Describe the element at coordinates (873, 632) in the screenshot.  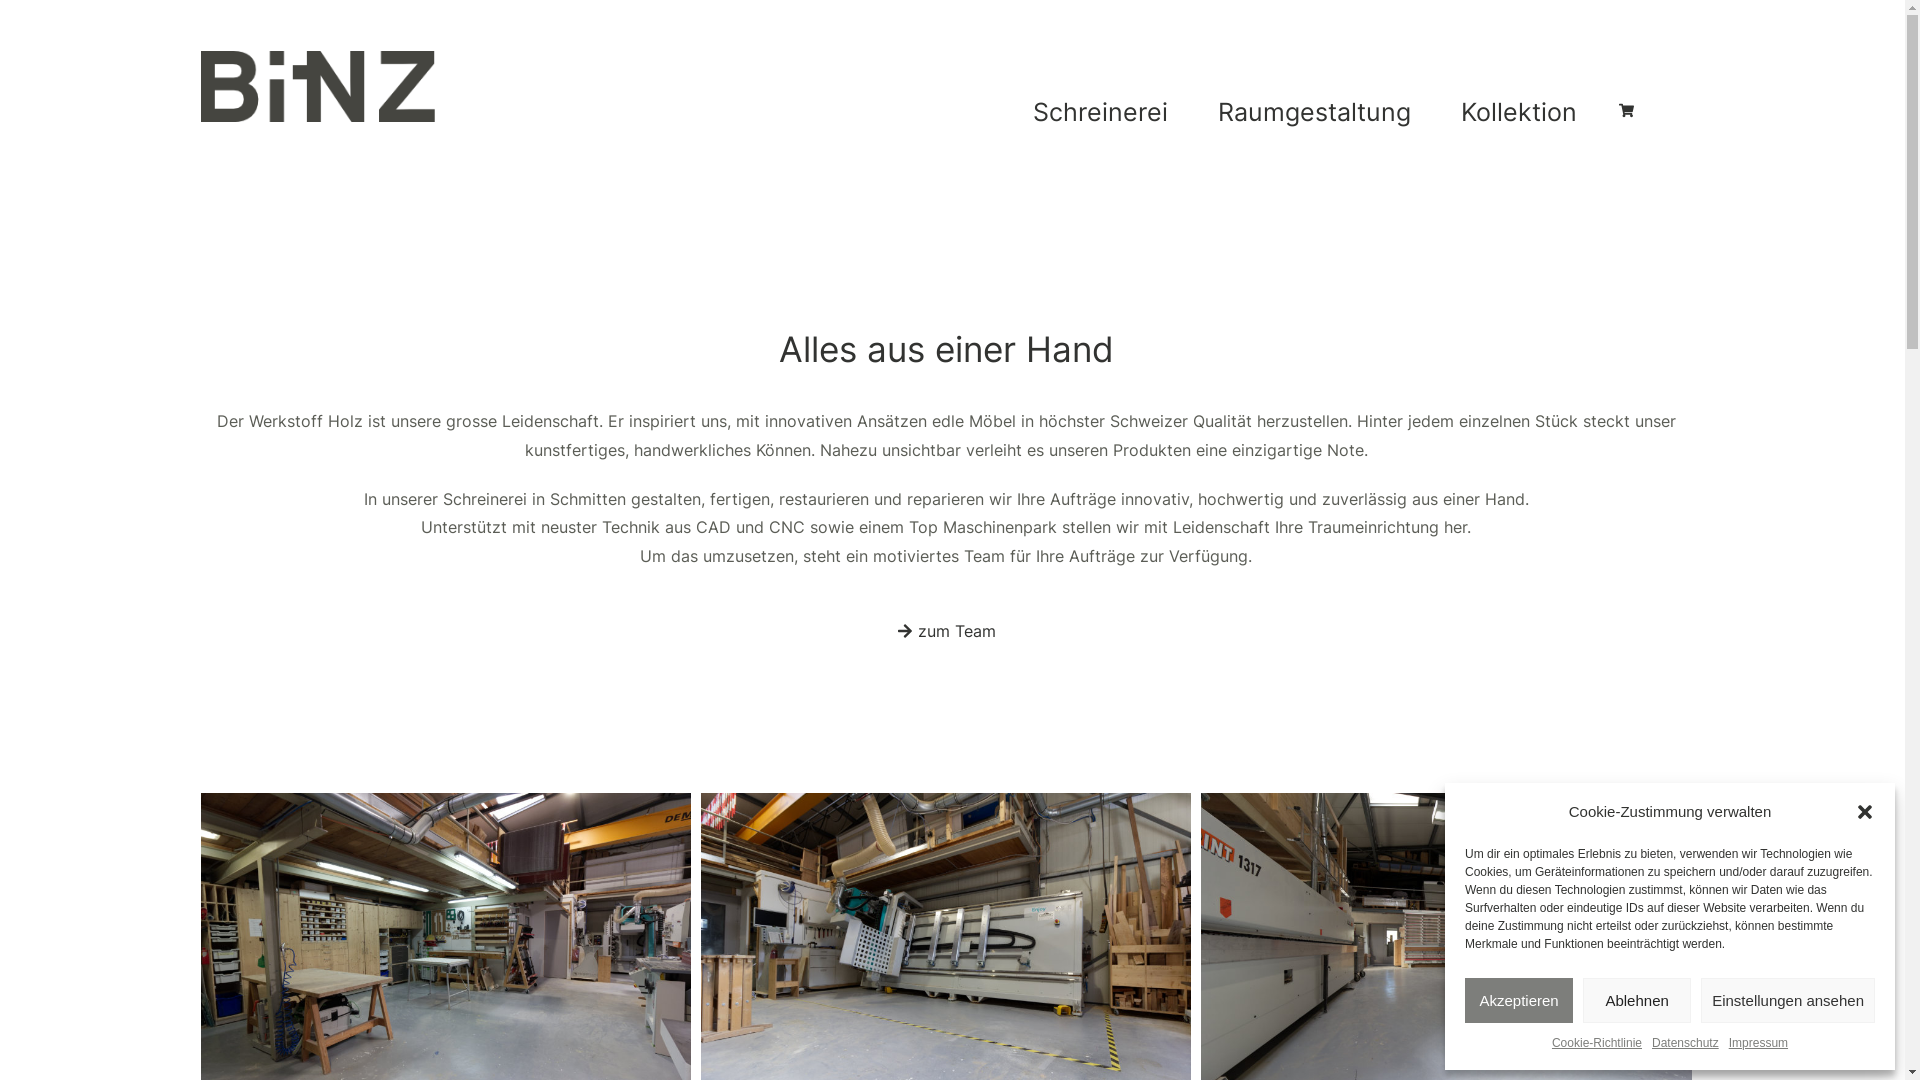
I see `'zum Team'` at that location.